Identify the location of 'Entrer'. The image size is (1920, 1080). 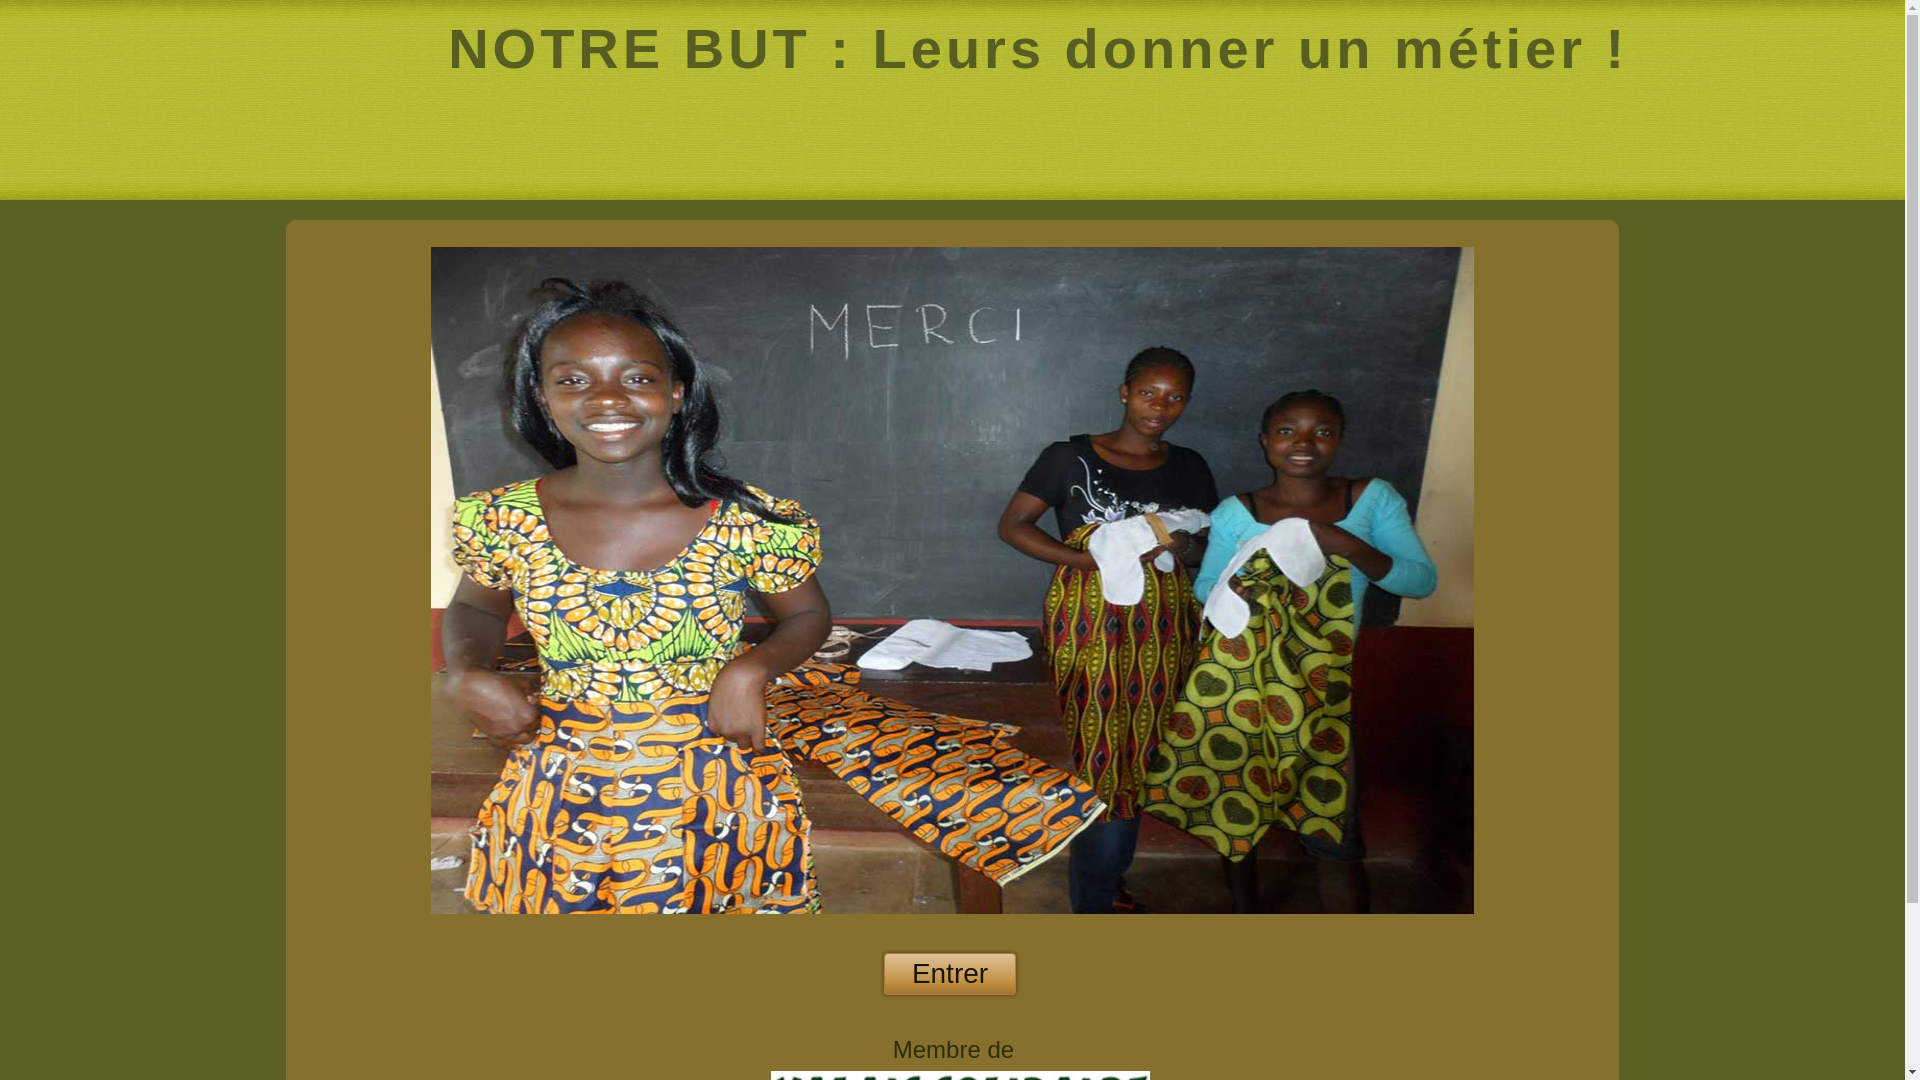
(949, 973).